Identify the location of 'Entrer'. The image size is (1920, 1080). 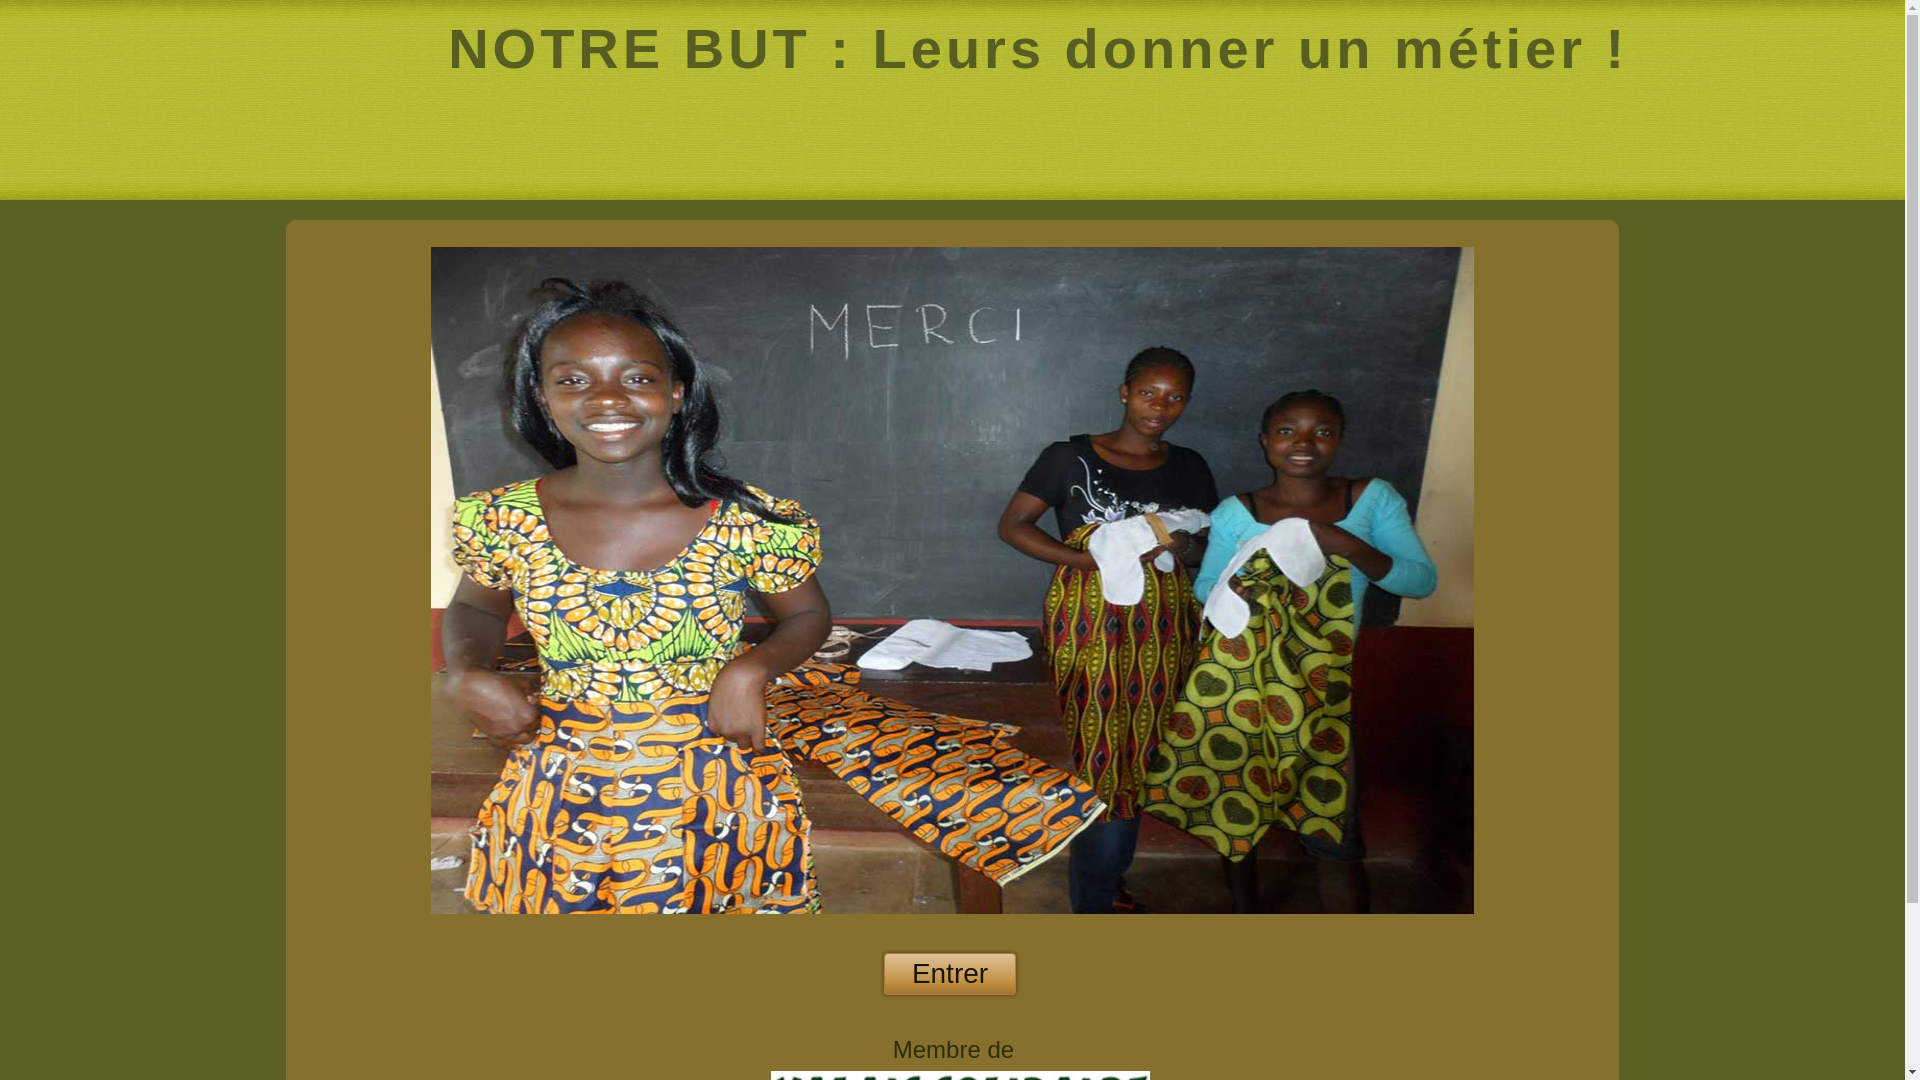
(949, 973).